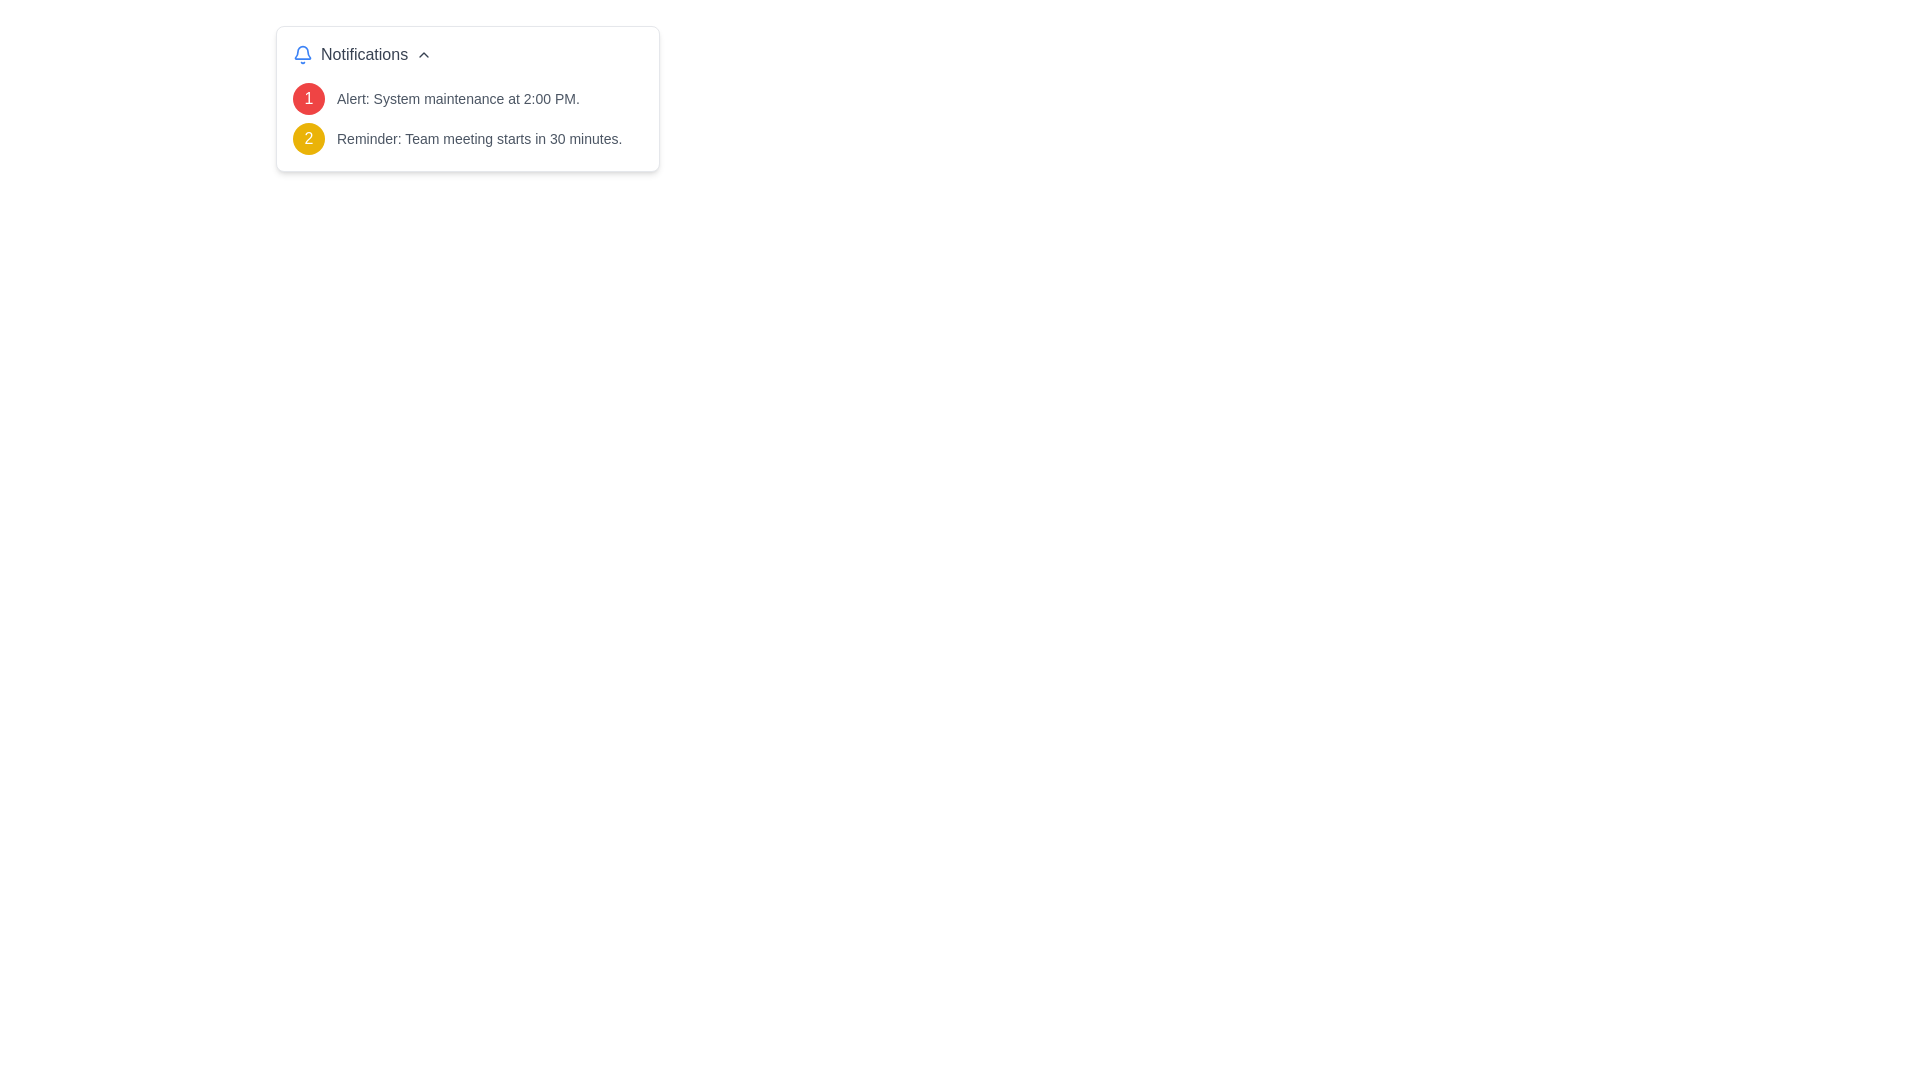  Describe the element at coordinates (466, 137) in the screenshot. I see `the second notification item that serves as a reminder for an upcoming team meeting, located below the system maintenance alert` at that location.